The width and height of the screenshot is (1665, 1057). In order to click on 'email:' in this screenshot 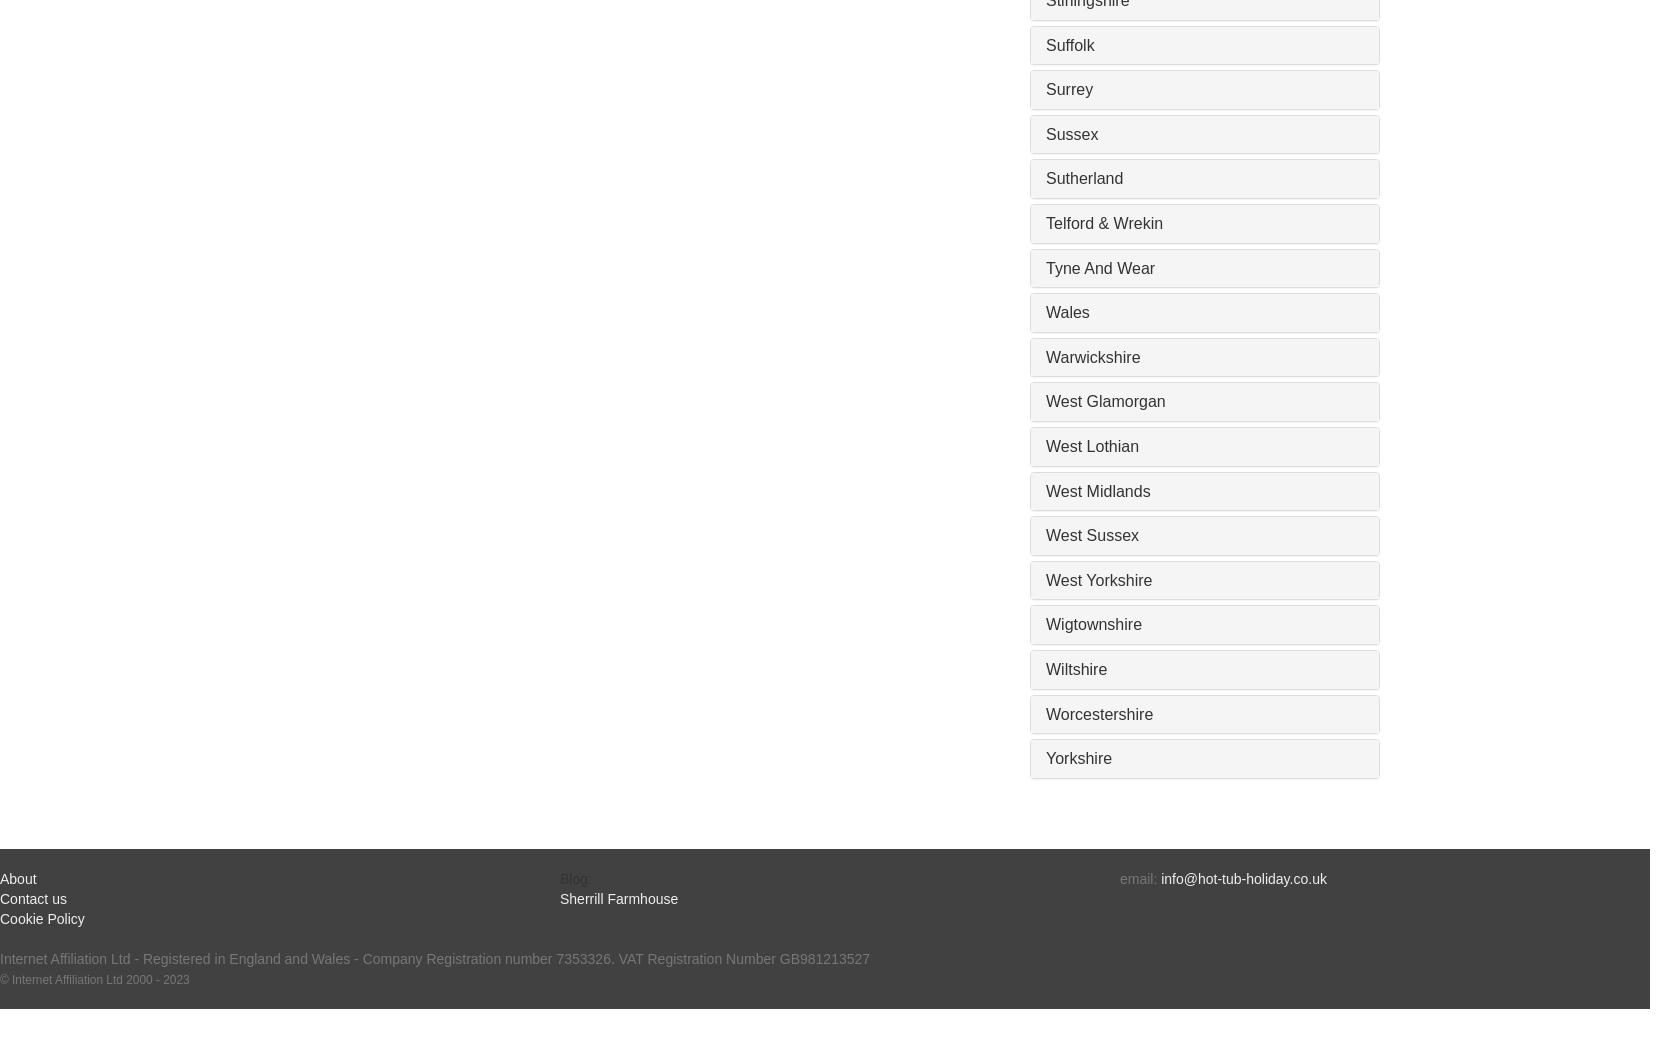, I will do `click(1140, 877)`.